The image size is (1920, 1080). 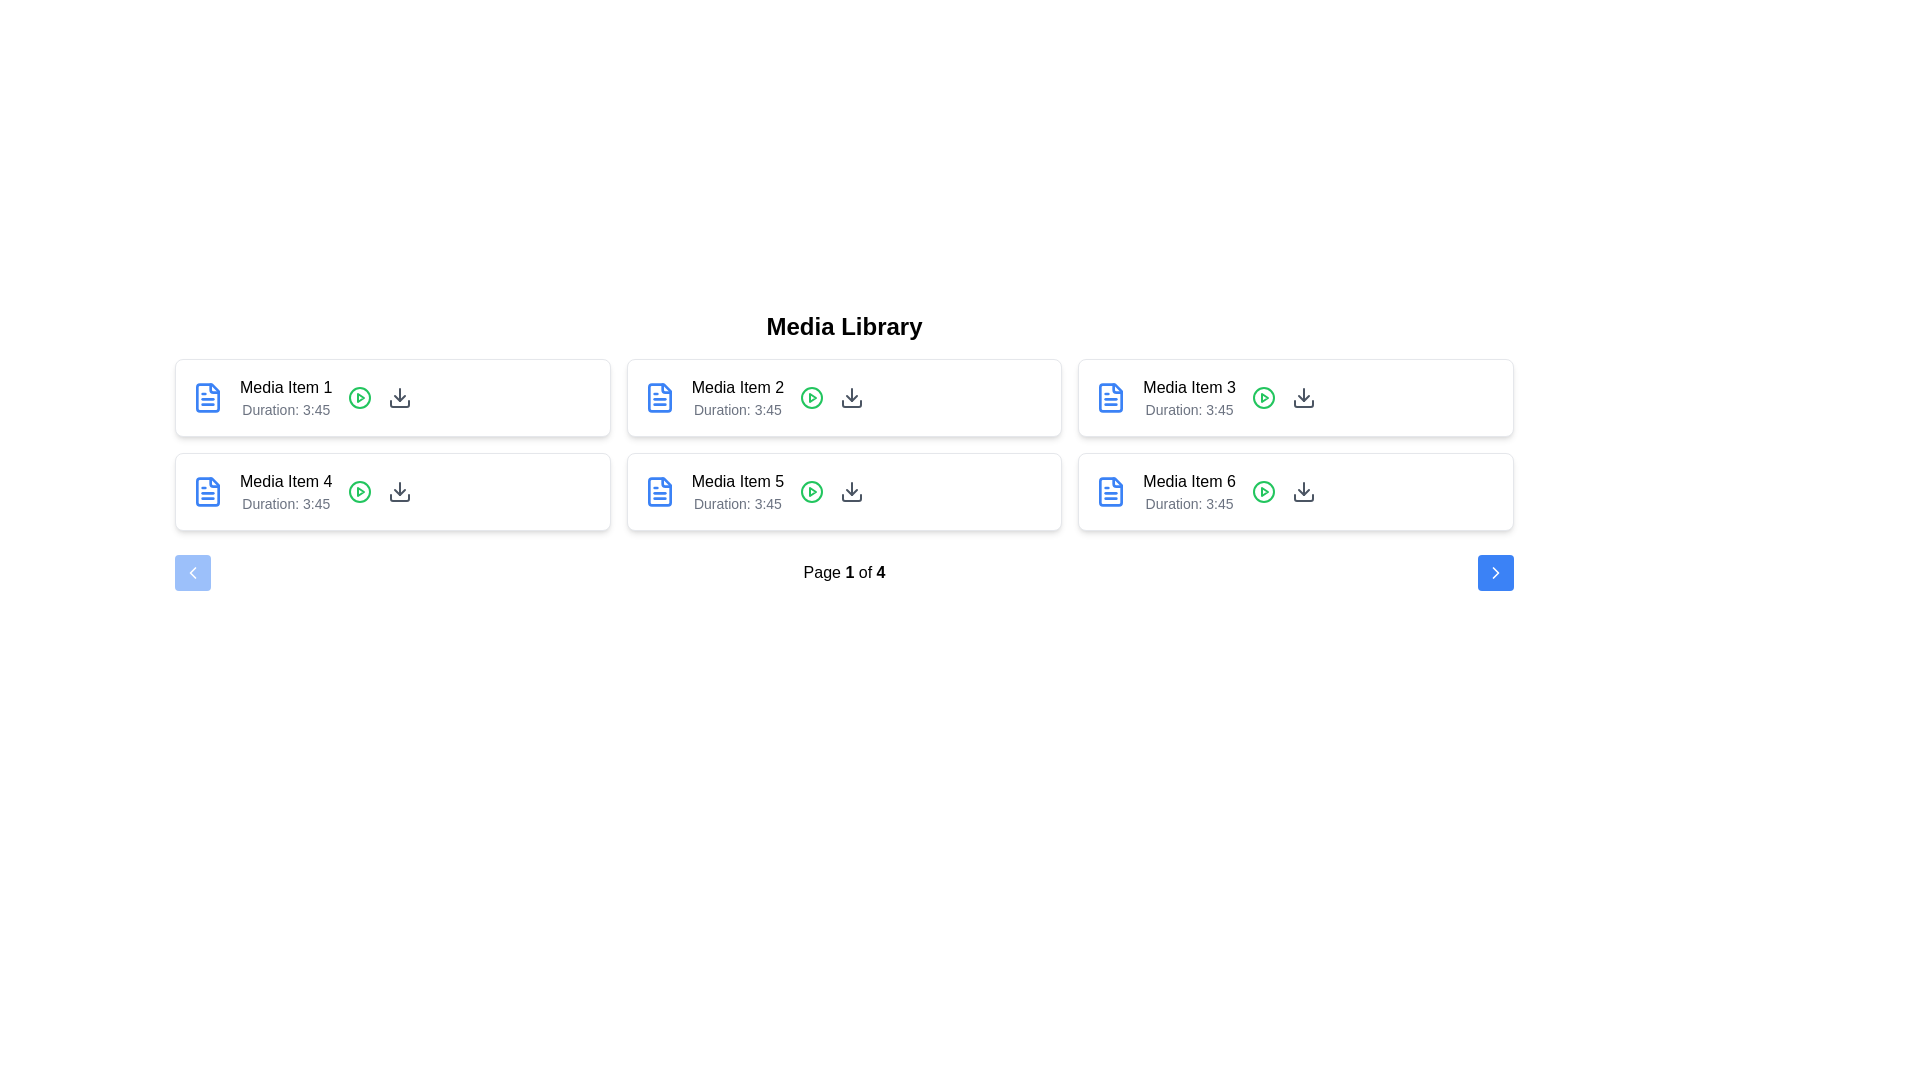 What do you see at coordinates (812, 492) in the screenshot?
I see `the circular shape within the SVG component of the play button icon next to the label 'Media Item 5'` at bounding box center [812, 492].